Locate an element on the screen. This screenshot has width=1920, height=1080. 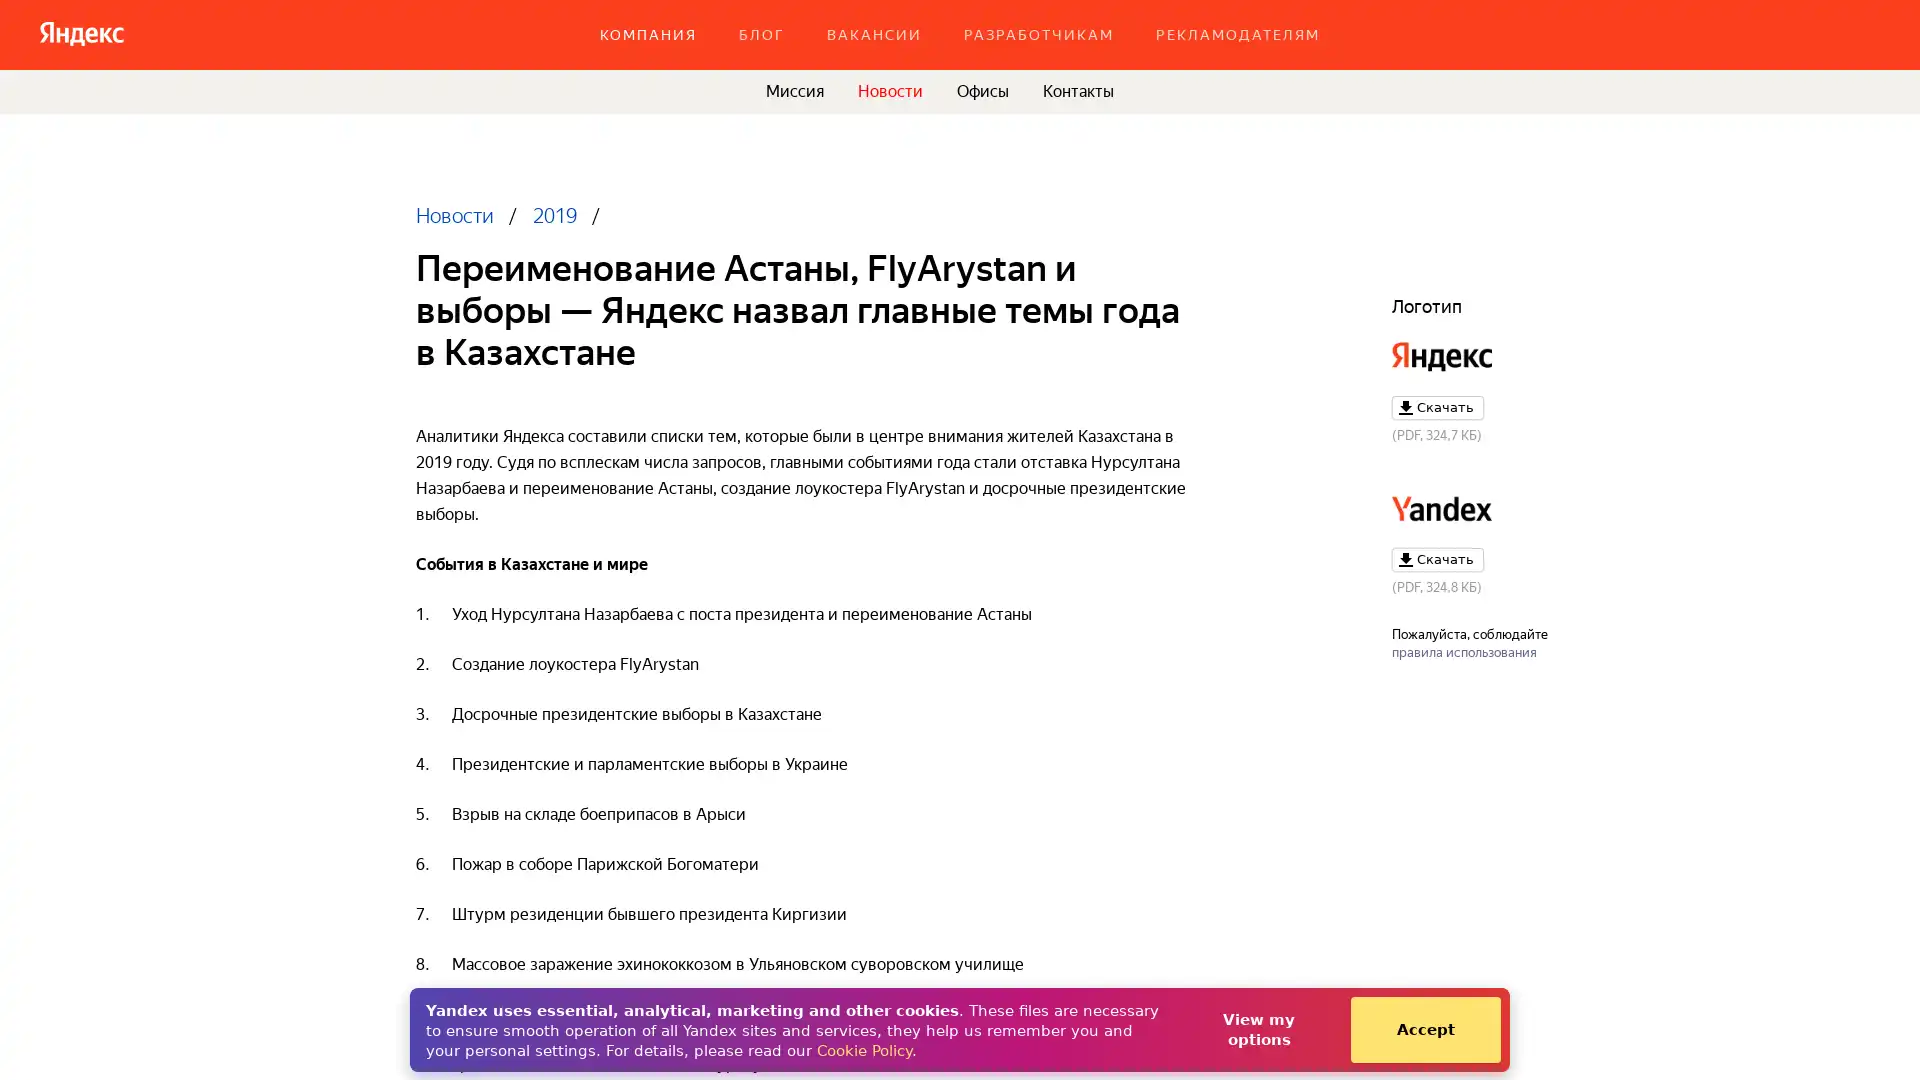
View my options is located at coordinates (1257, 1029).